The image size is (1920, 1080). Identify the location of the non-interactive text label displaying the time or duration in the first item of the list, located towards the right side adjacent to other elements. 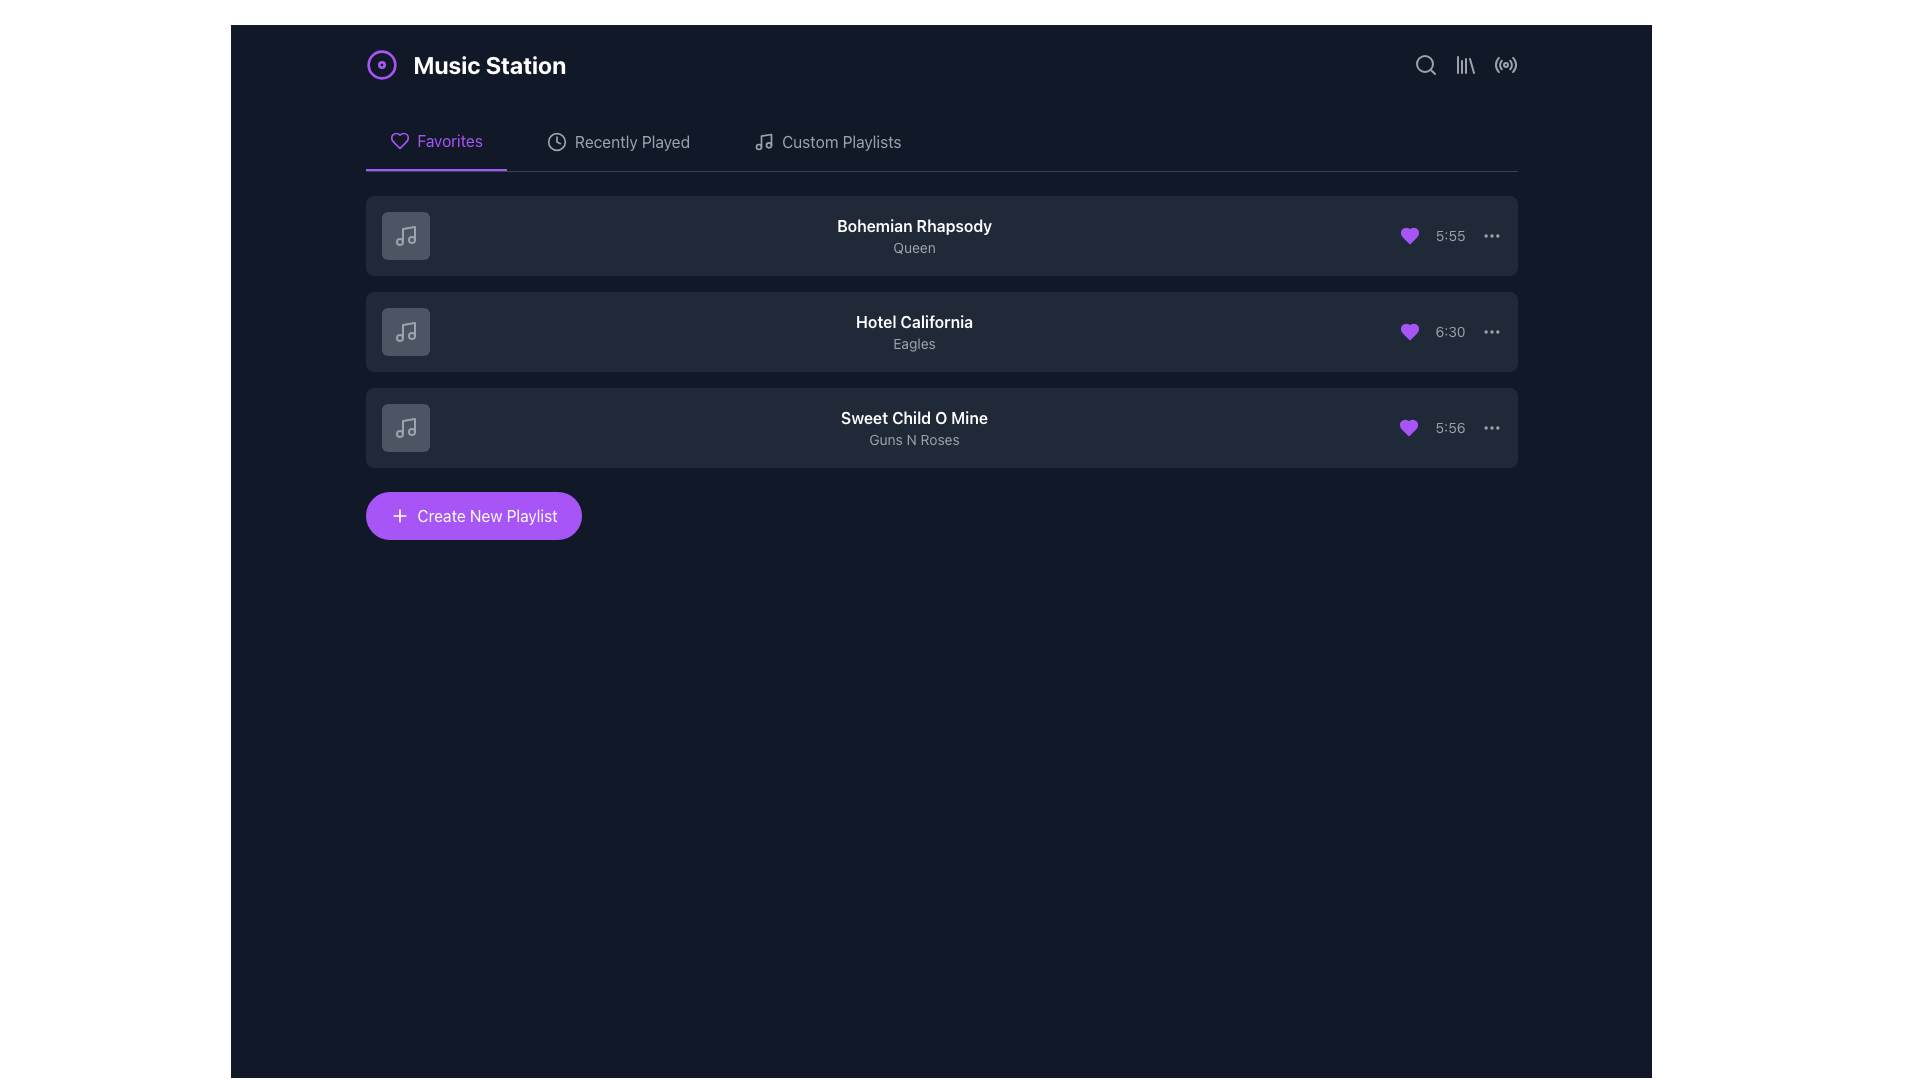
(1450, 234).